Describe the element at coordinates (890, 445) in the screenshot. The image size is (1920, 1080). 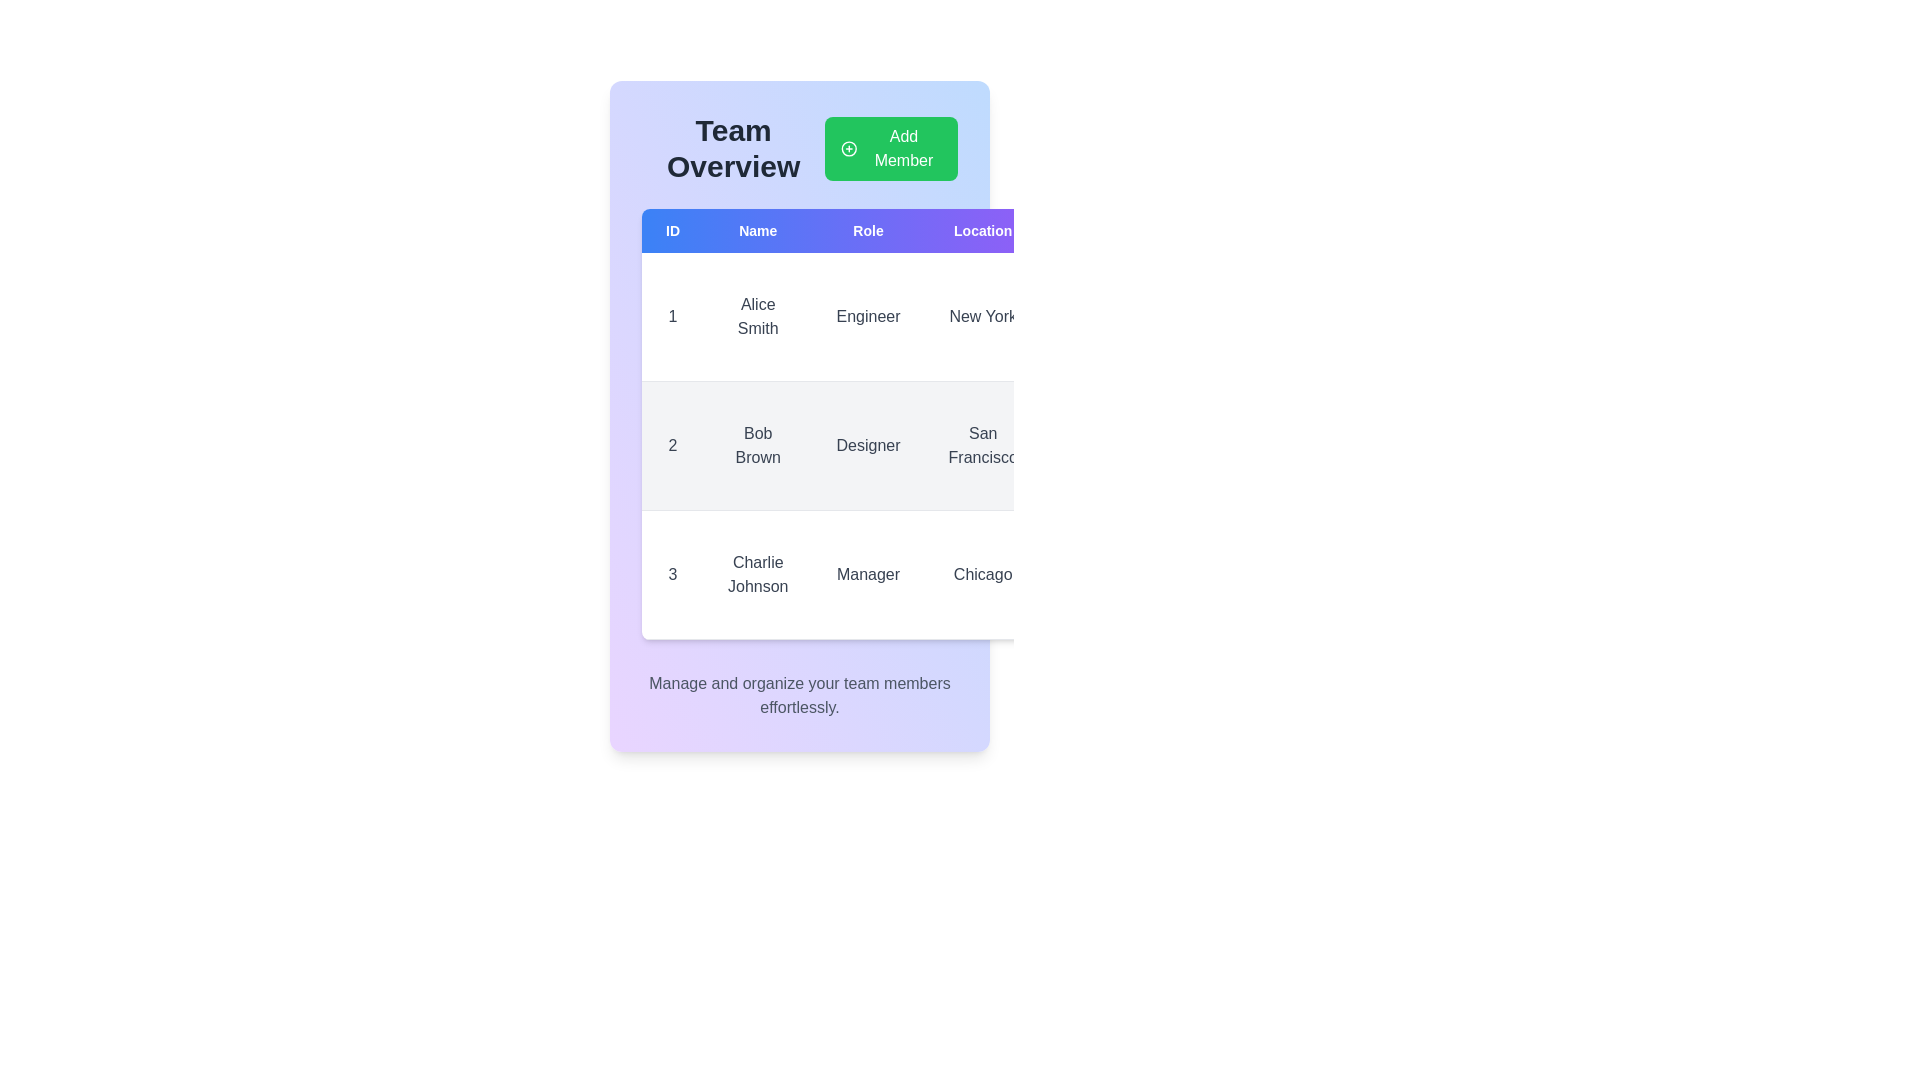
I see `the second row of the table containing details about 'Bob Brown', which includes the columns '2', 'Bob Brown', 'Designer', and 'San Francisco'` at that location.